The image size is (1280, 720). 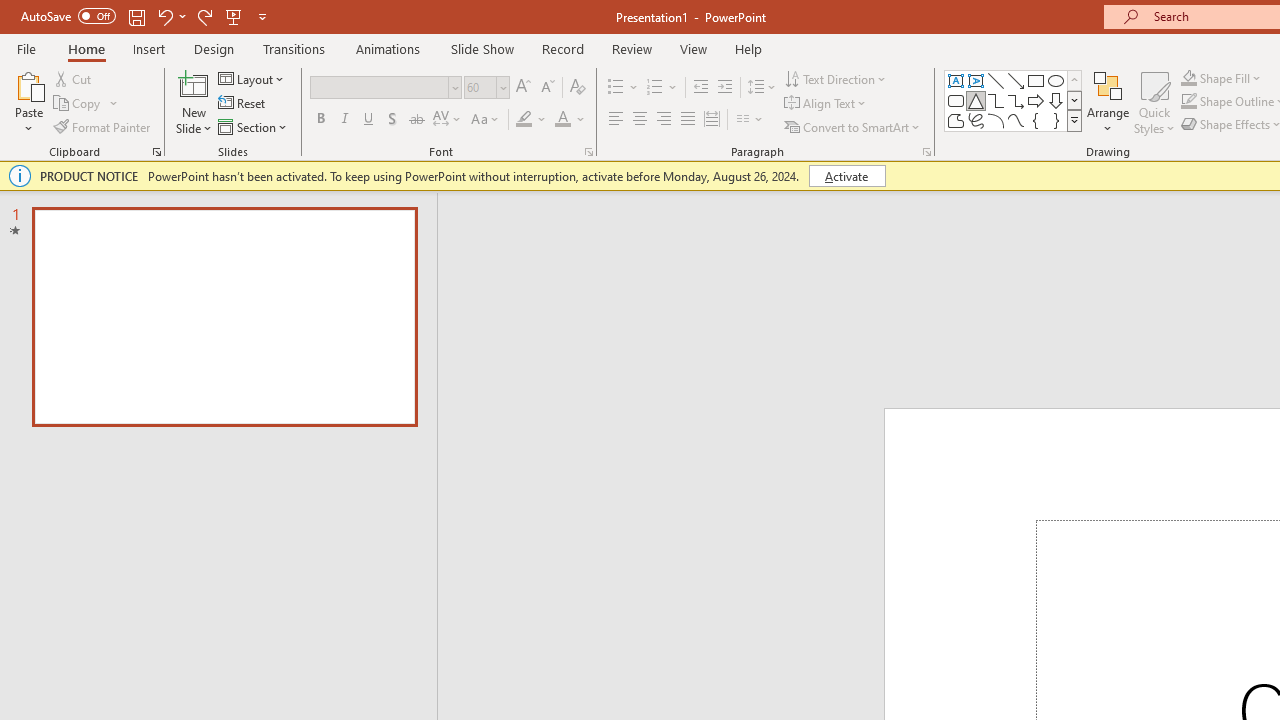 What do you see at coordinates (547, 86) in the screenshot?
I see `'Decrease Font Size'` at bounding box center [547, 86].